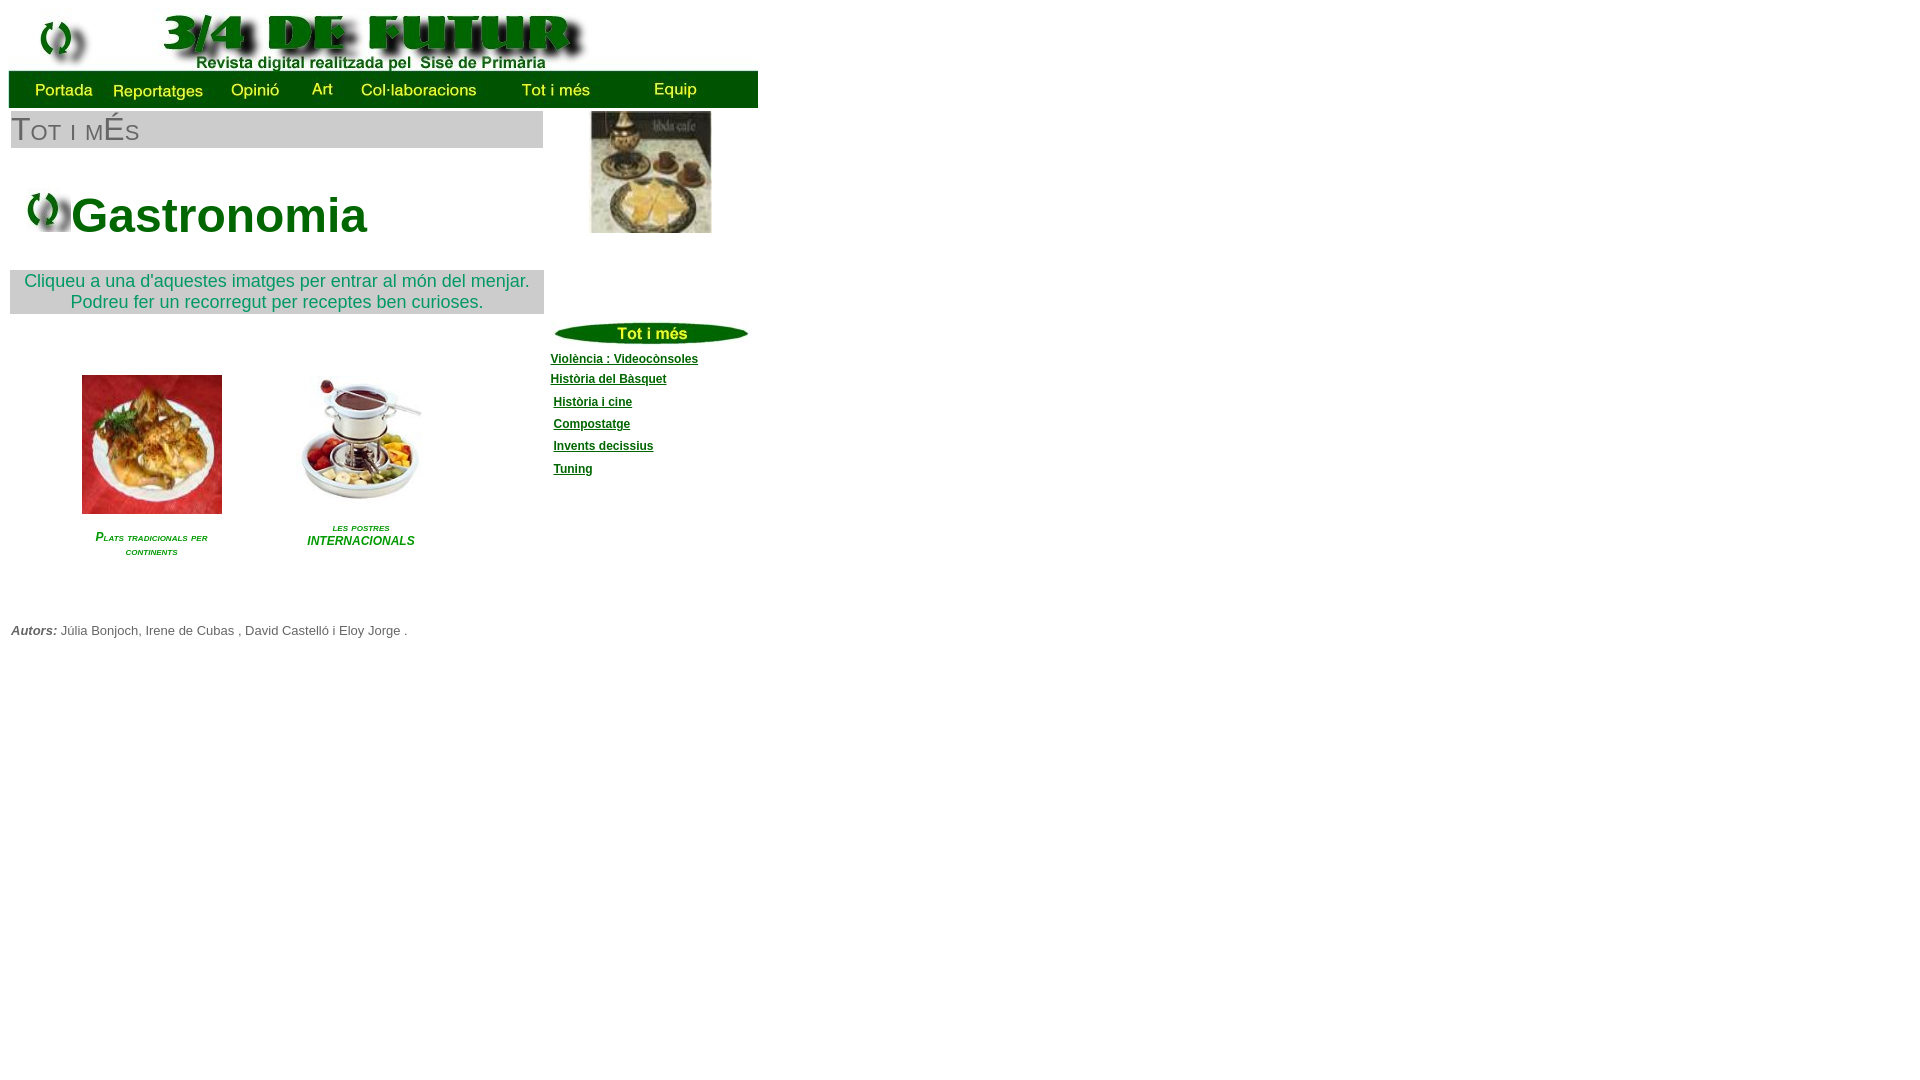 The height and width of the screenshot is (1080, 1920). Describe the element at coordinates (553, 469) in the screenshot. I see `'Tuning'` at that location.